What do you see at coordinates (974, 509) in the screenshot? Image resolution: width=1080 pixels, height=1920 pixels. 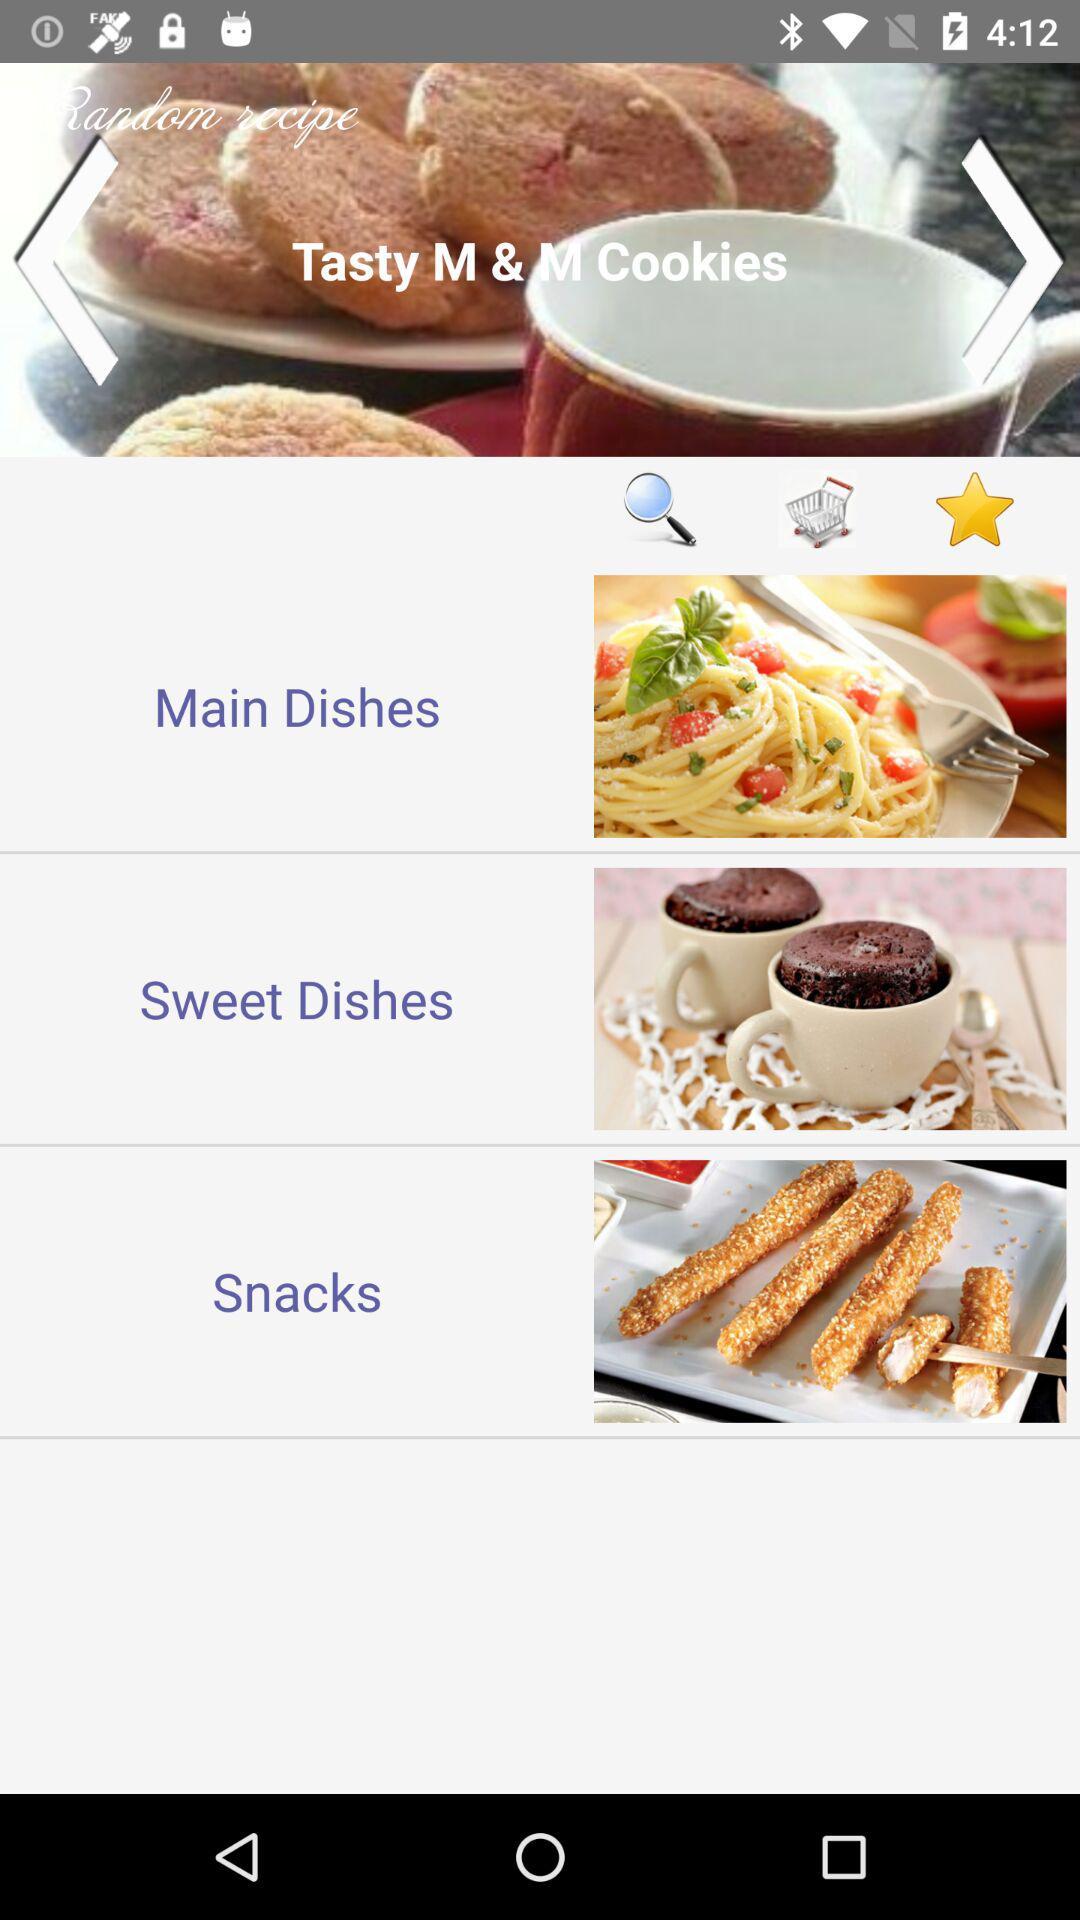 I see `favorite` at bounding box center [974, 509].